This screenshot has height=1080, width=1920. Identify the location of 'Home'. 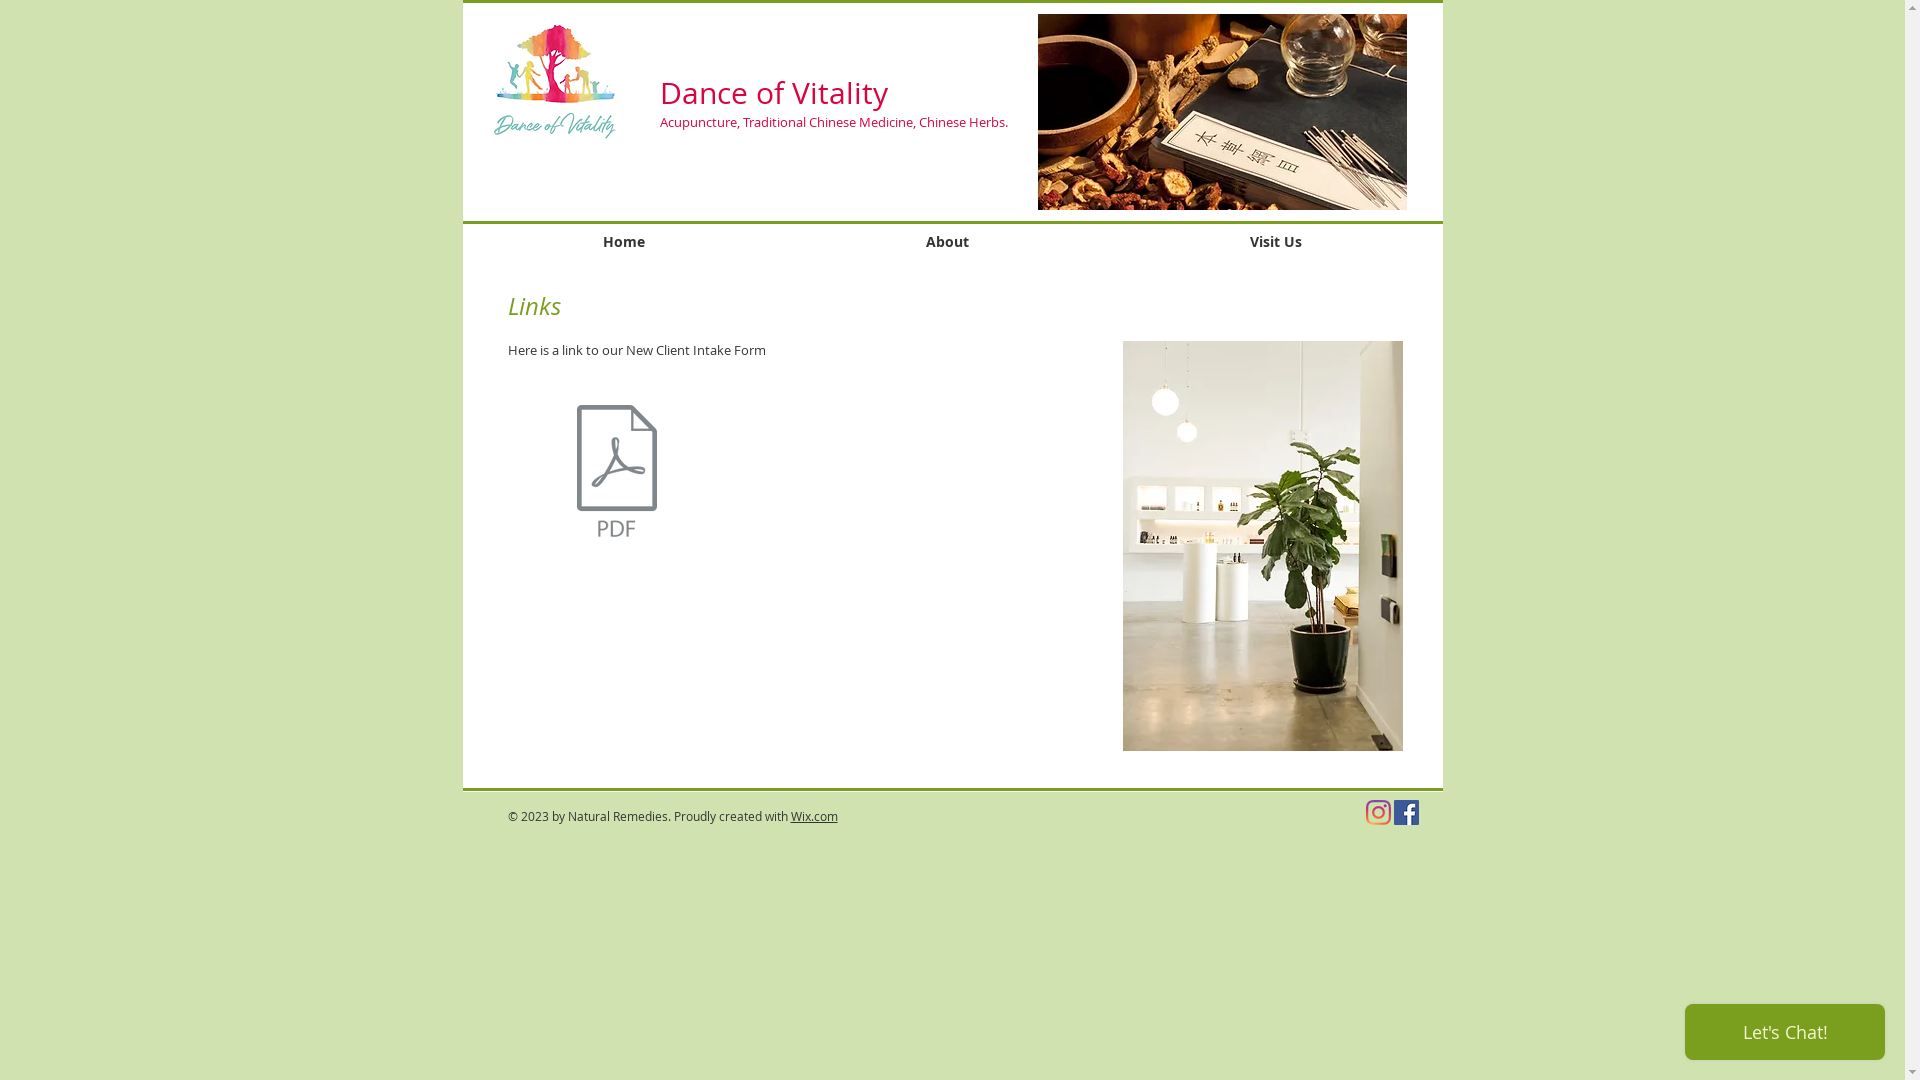
(622, 241).